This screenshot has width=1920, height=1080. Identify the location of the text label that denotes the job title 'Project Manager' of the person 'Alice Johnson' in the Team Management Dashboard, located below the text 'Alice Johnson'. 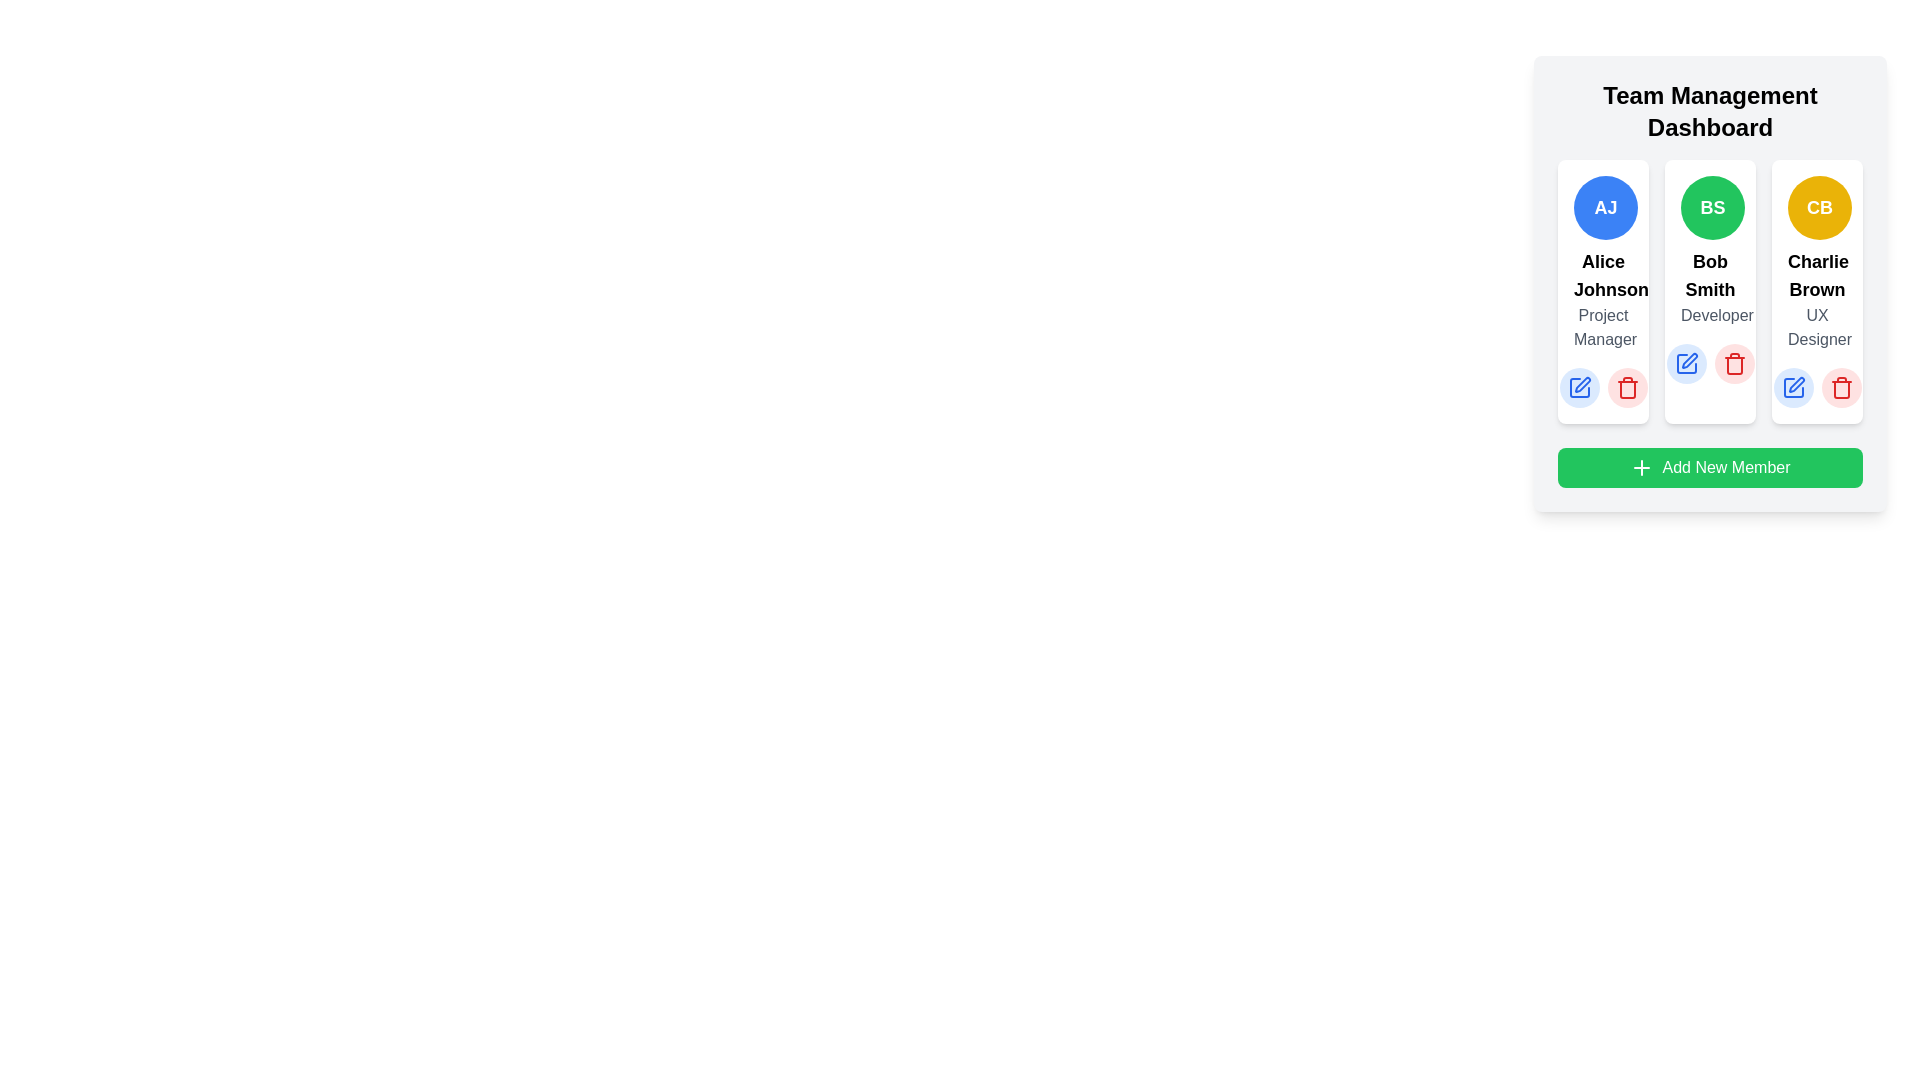
(1603, 326).